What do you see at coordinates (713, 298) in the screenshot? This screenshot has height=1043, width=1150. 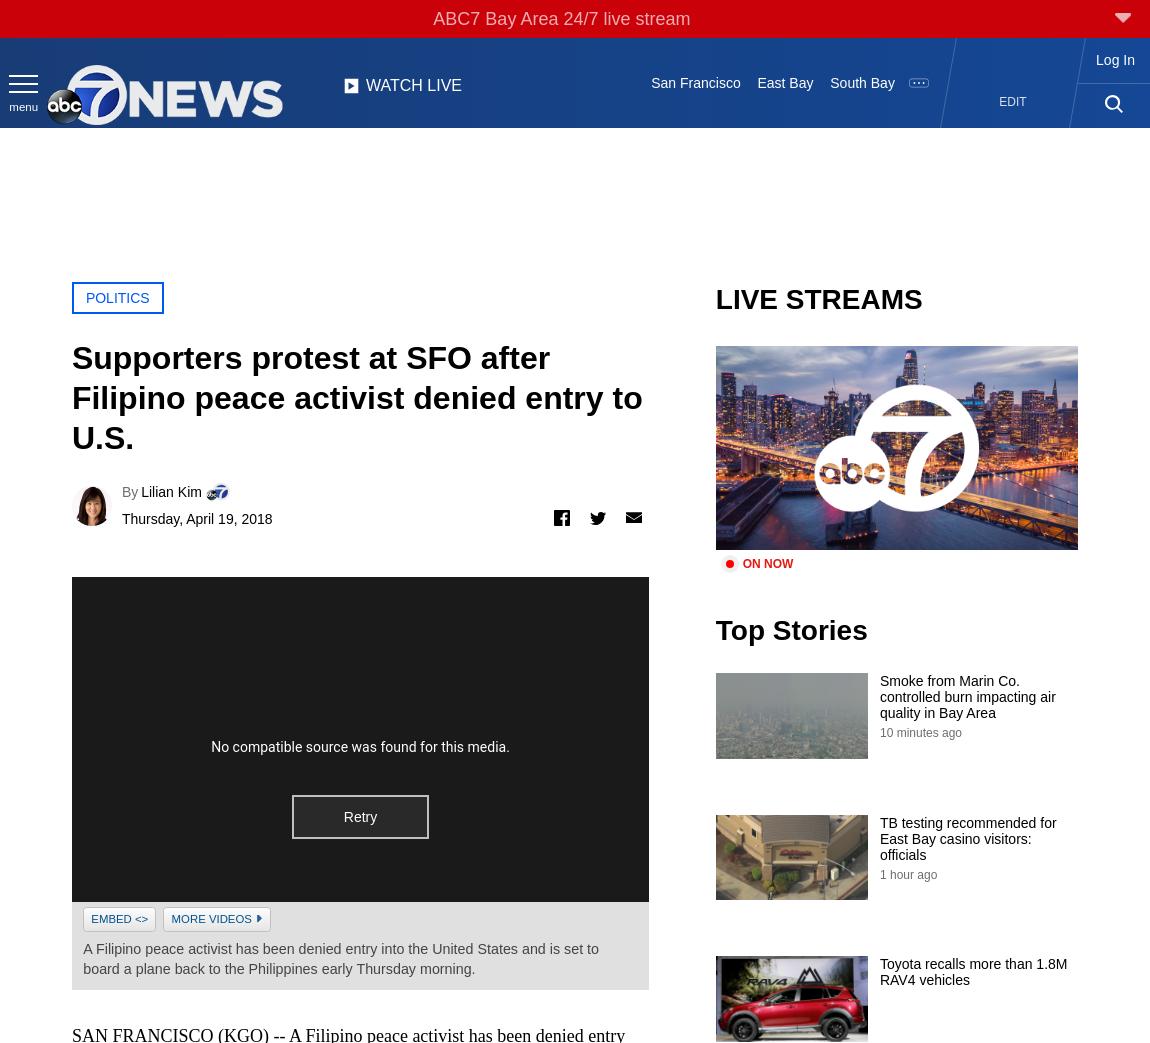 I see `'Live Streams'` at bounding box center [713, 298].